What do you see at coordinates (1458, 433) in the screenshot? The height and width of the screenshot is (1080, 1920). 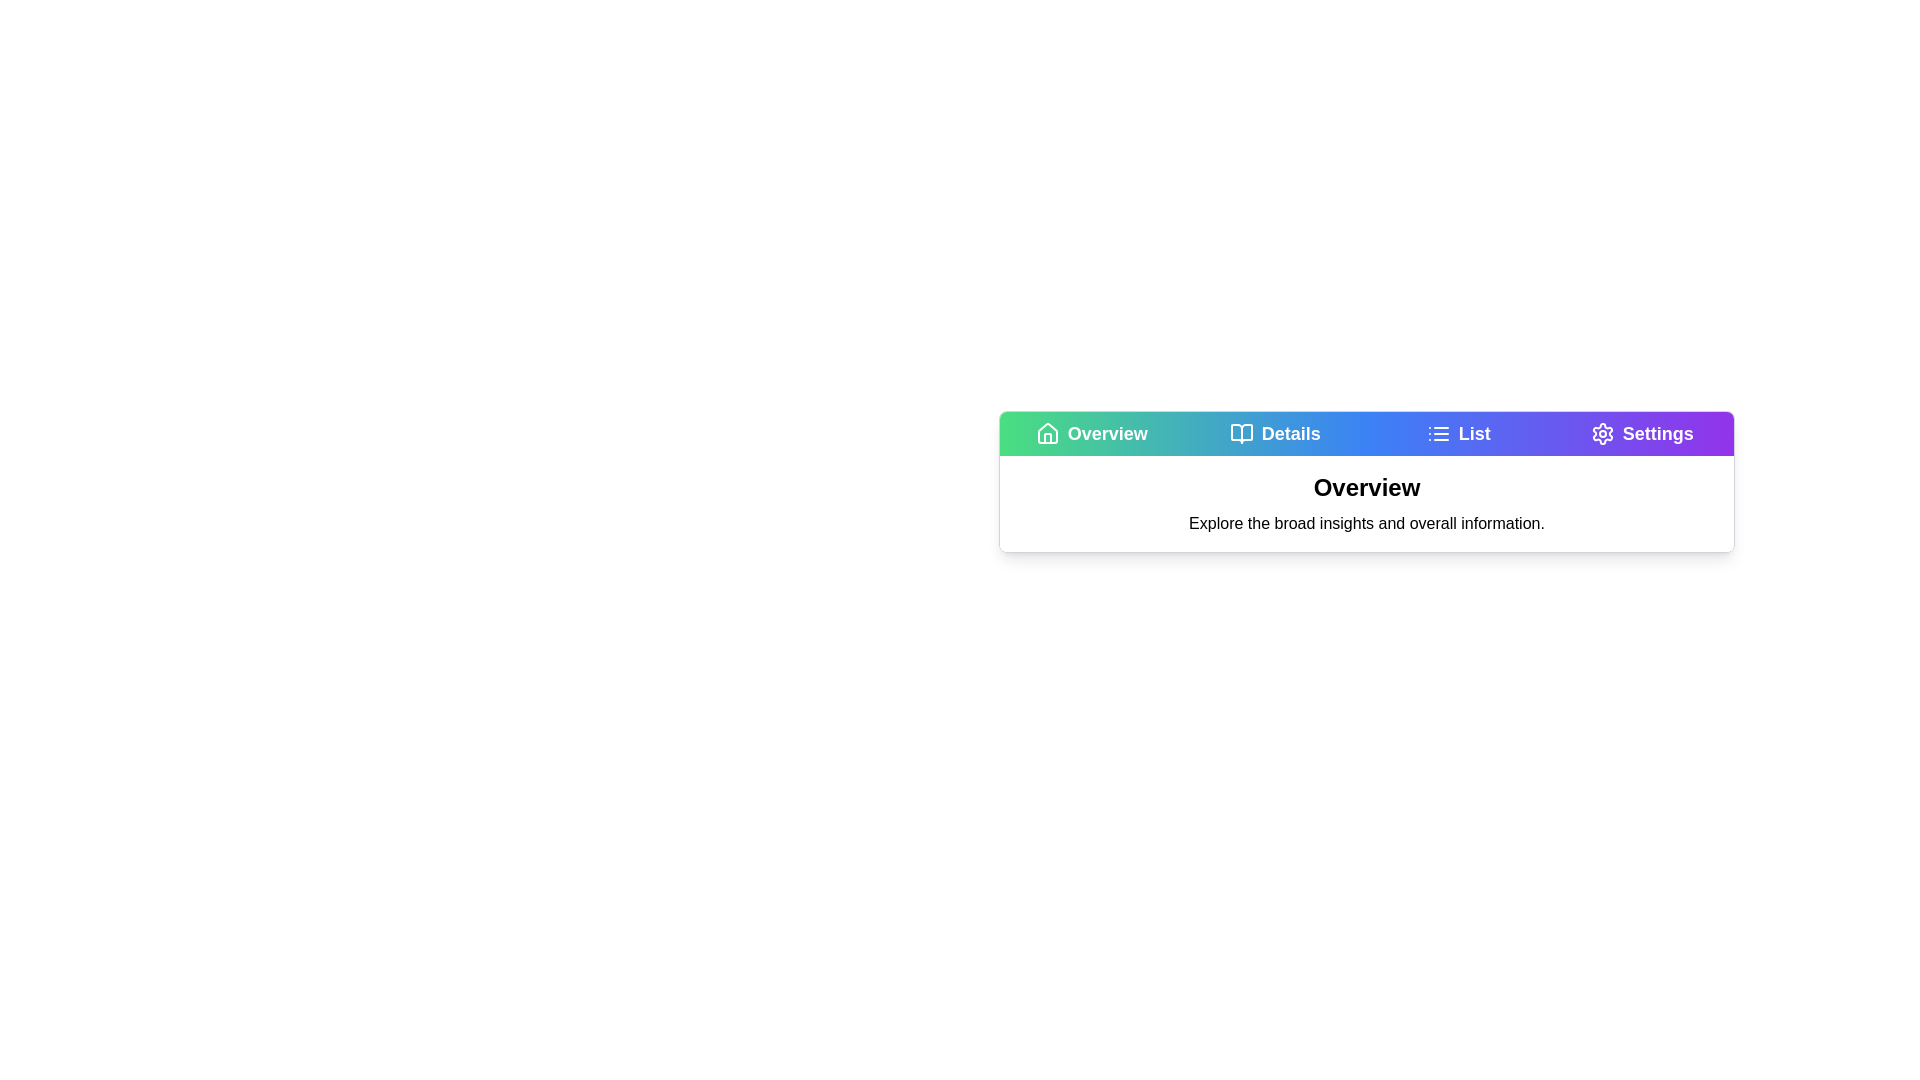 I see `the navigation button located between the 'Details' button and the 'Settings' button` at bounding box center [1458, 433].